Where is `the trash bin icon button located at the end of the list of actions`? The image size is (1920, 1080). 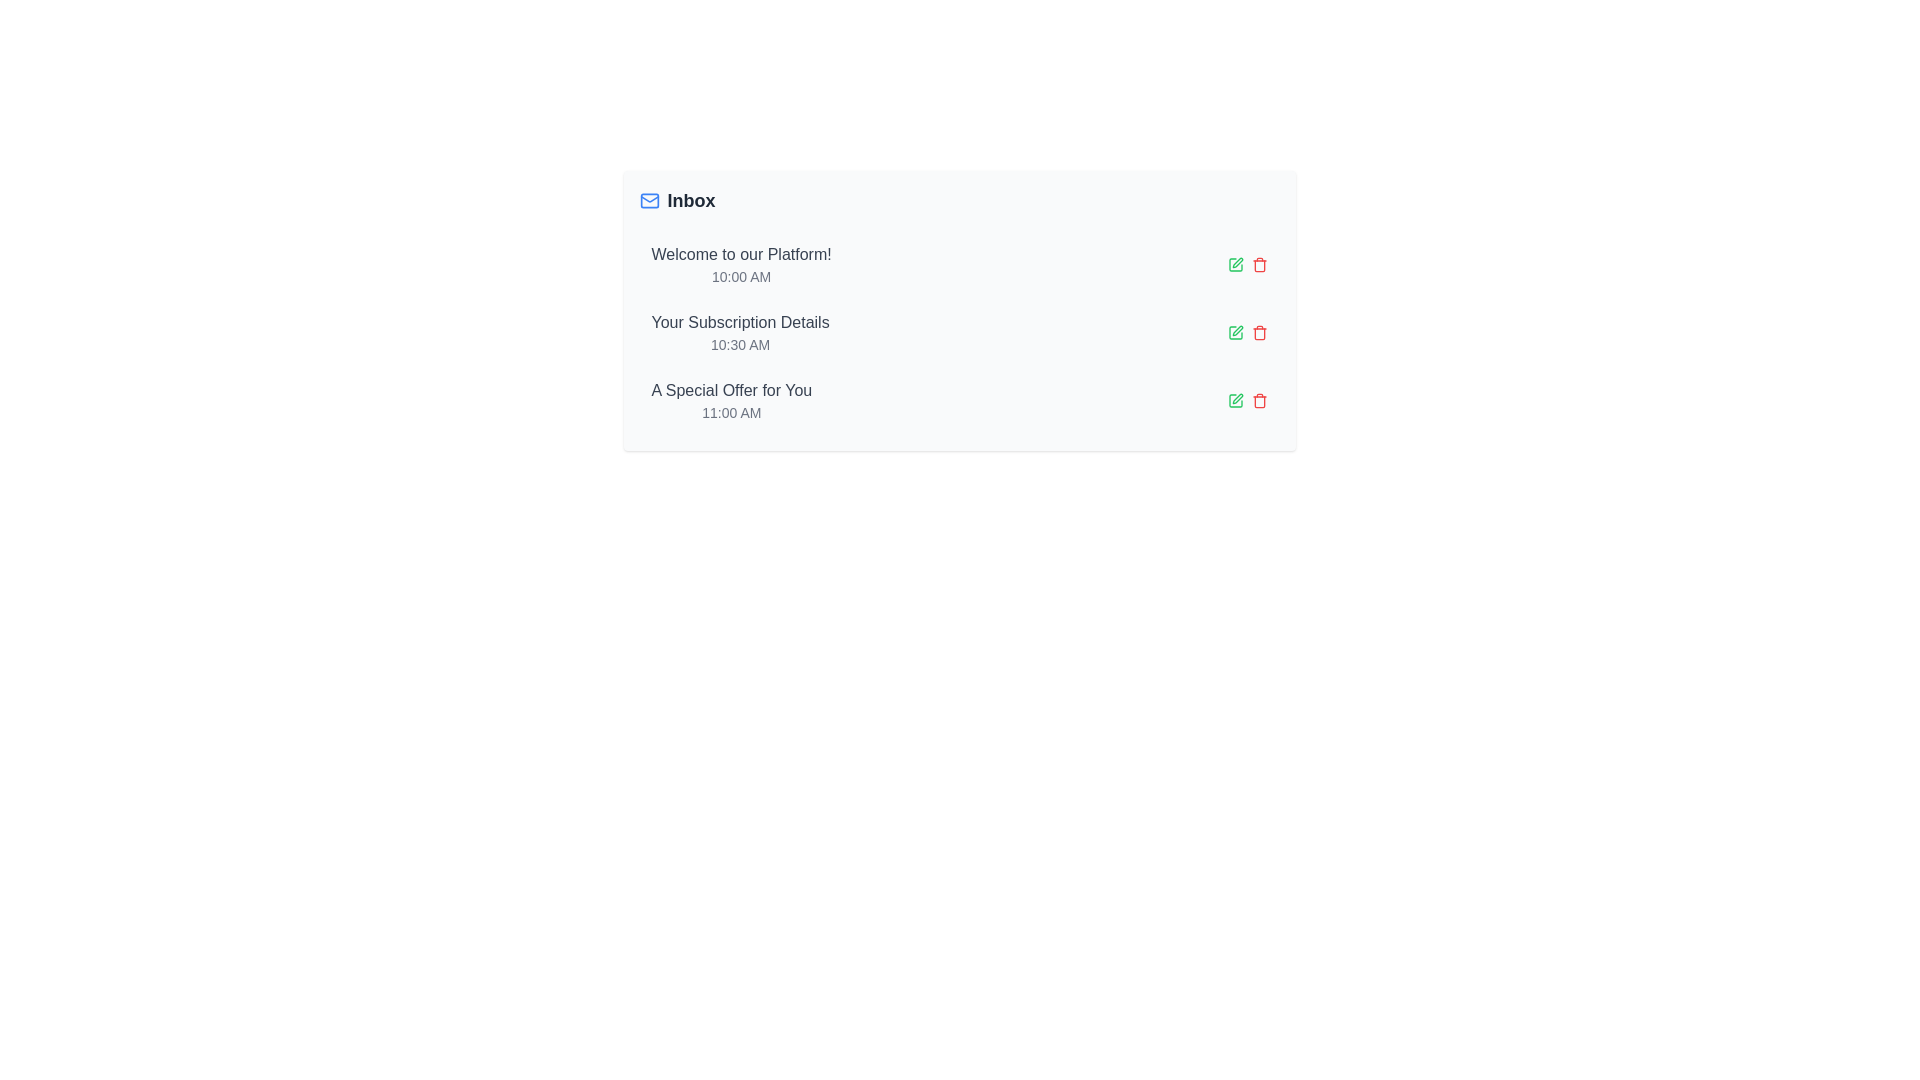 the trash bin icon button located at the end of the list of actions is located at coordinates (1258, 331).